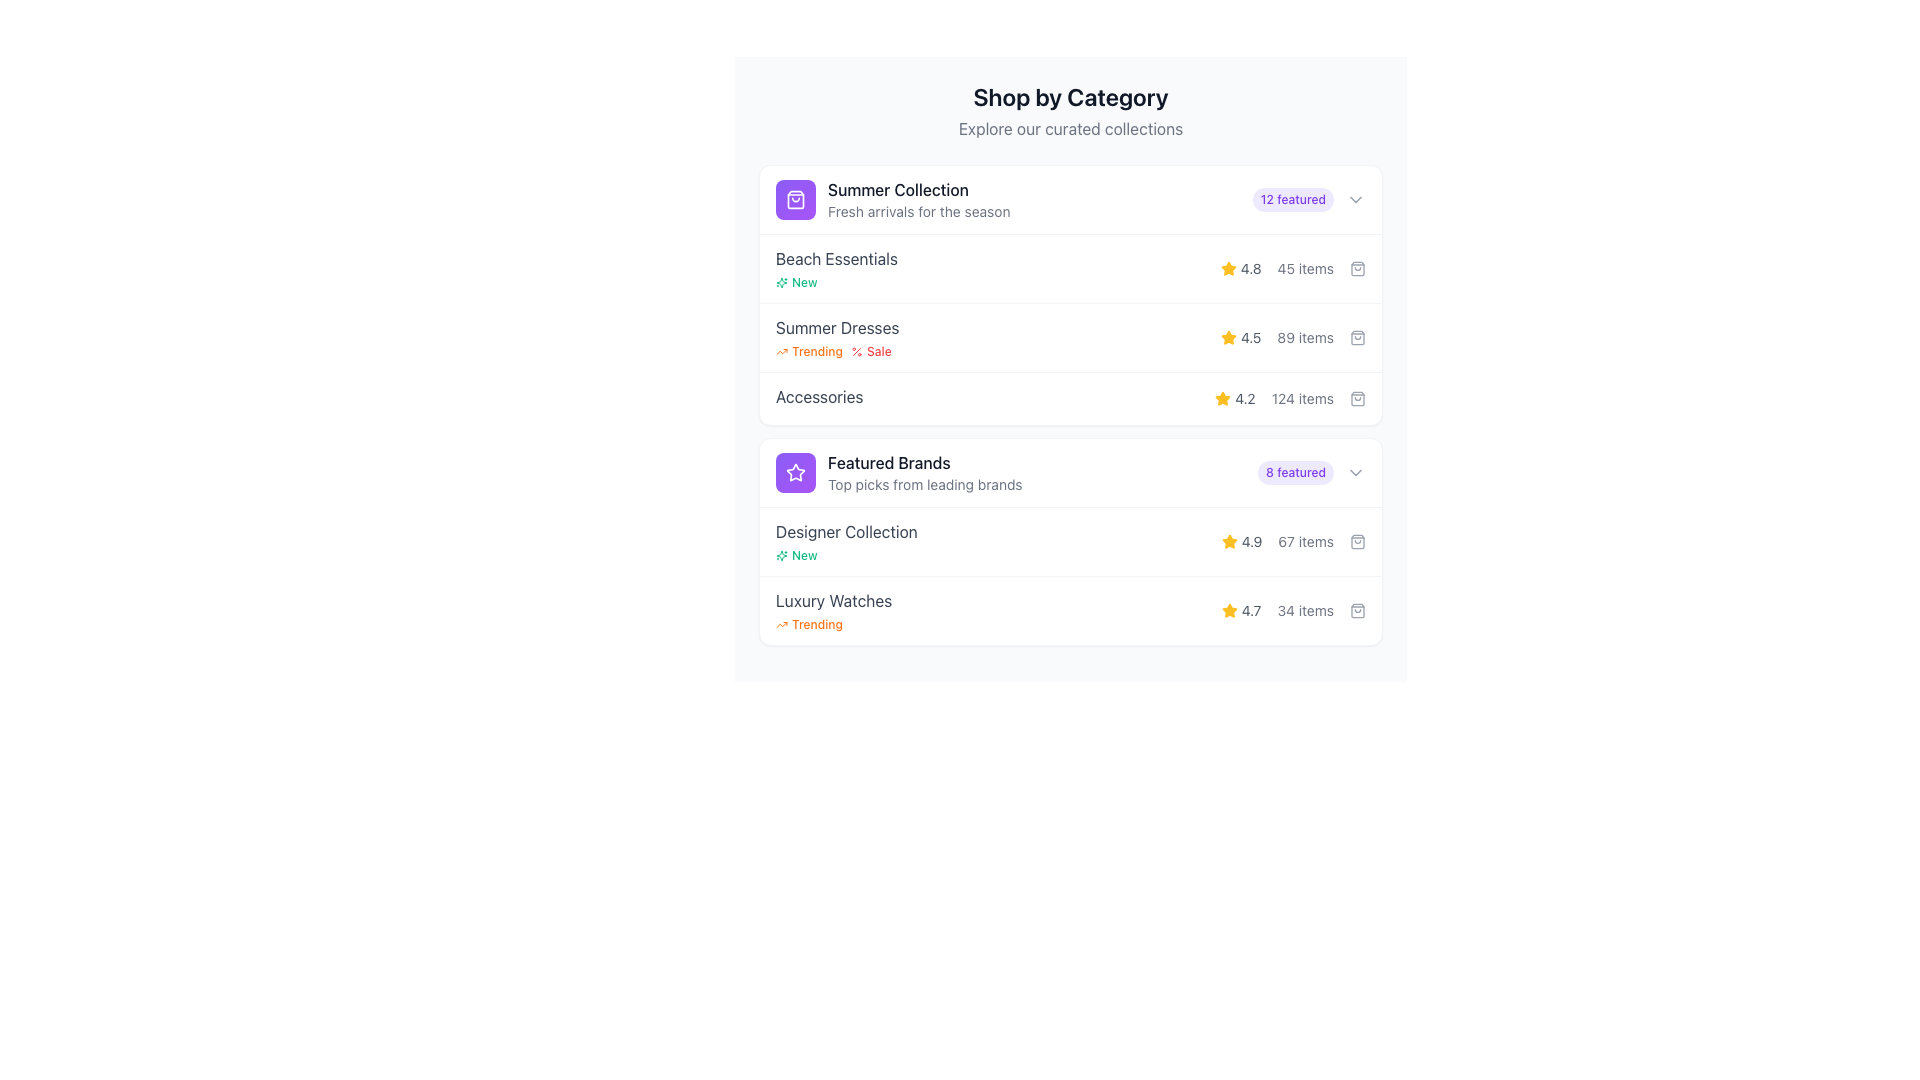  What do you see at coordinates (1234, 398) in the screenshot?
I see `the rating element displaying a gold star icon and the number '4.2', located on the right side of the 'Accessories' entry in the 'Shop by Category' section` at bounding box center [1234, 398].